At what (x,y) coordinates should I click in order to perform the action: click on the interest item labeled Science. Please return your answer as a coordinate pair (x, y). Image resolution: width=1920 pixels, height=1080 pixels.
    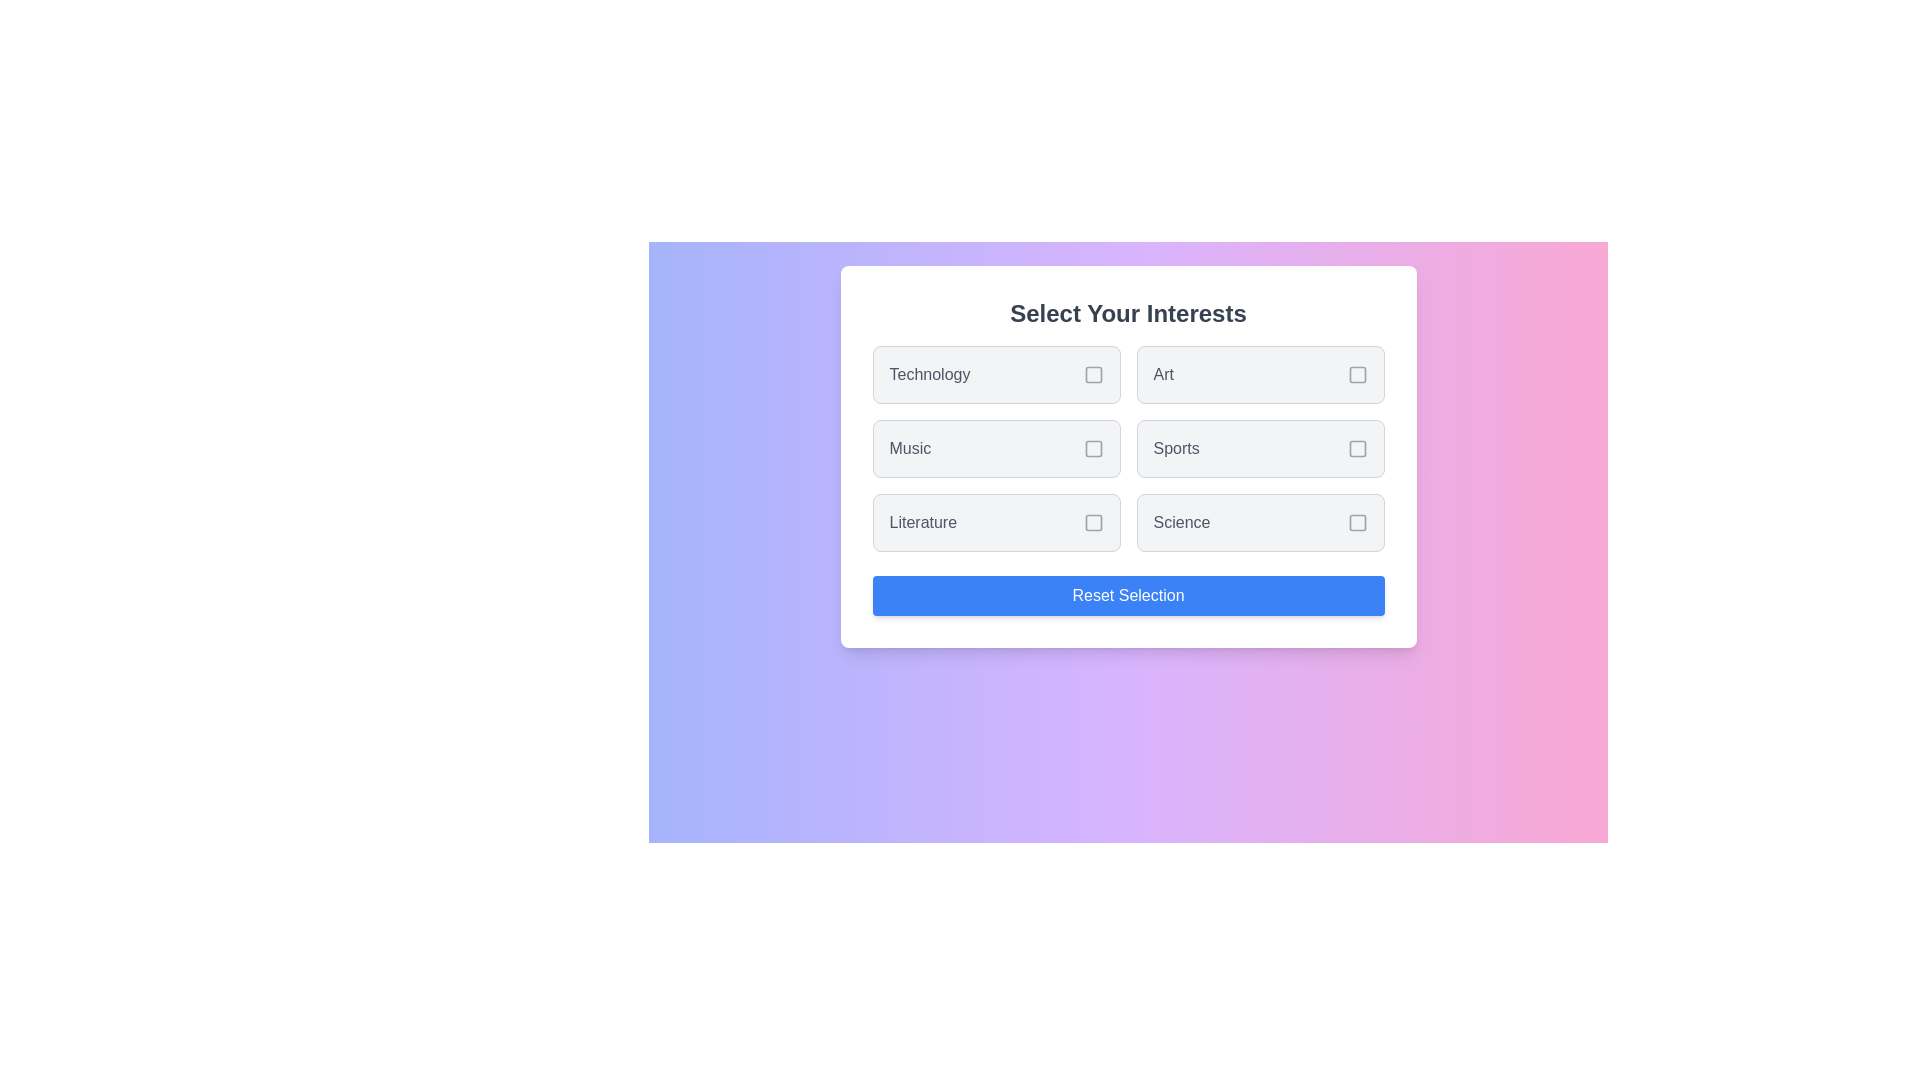
    Looking at the image, I should click on (1259, 522).